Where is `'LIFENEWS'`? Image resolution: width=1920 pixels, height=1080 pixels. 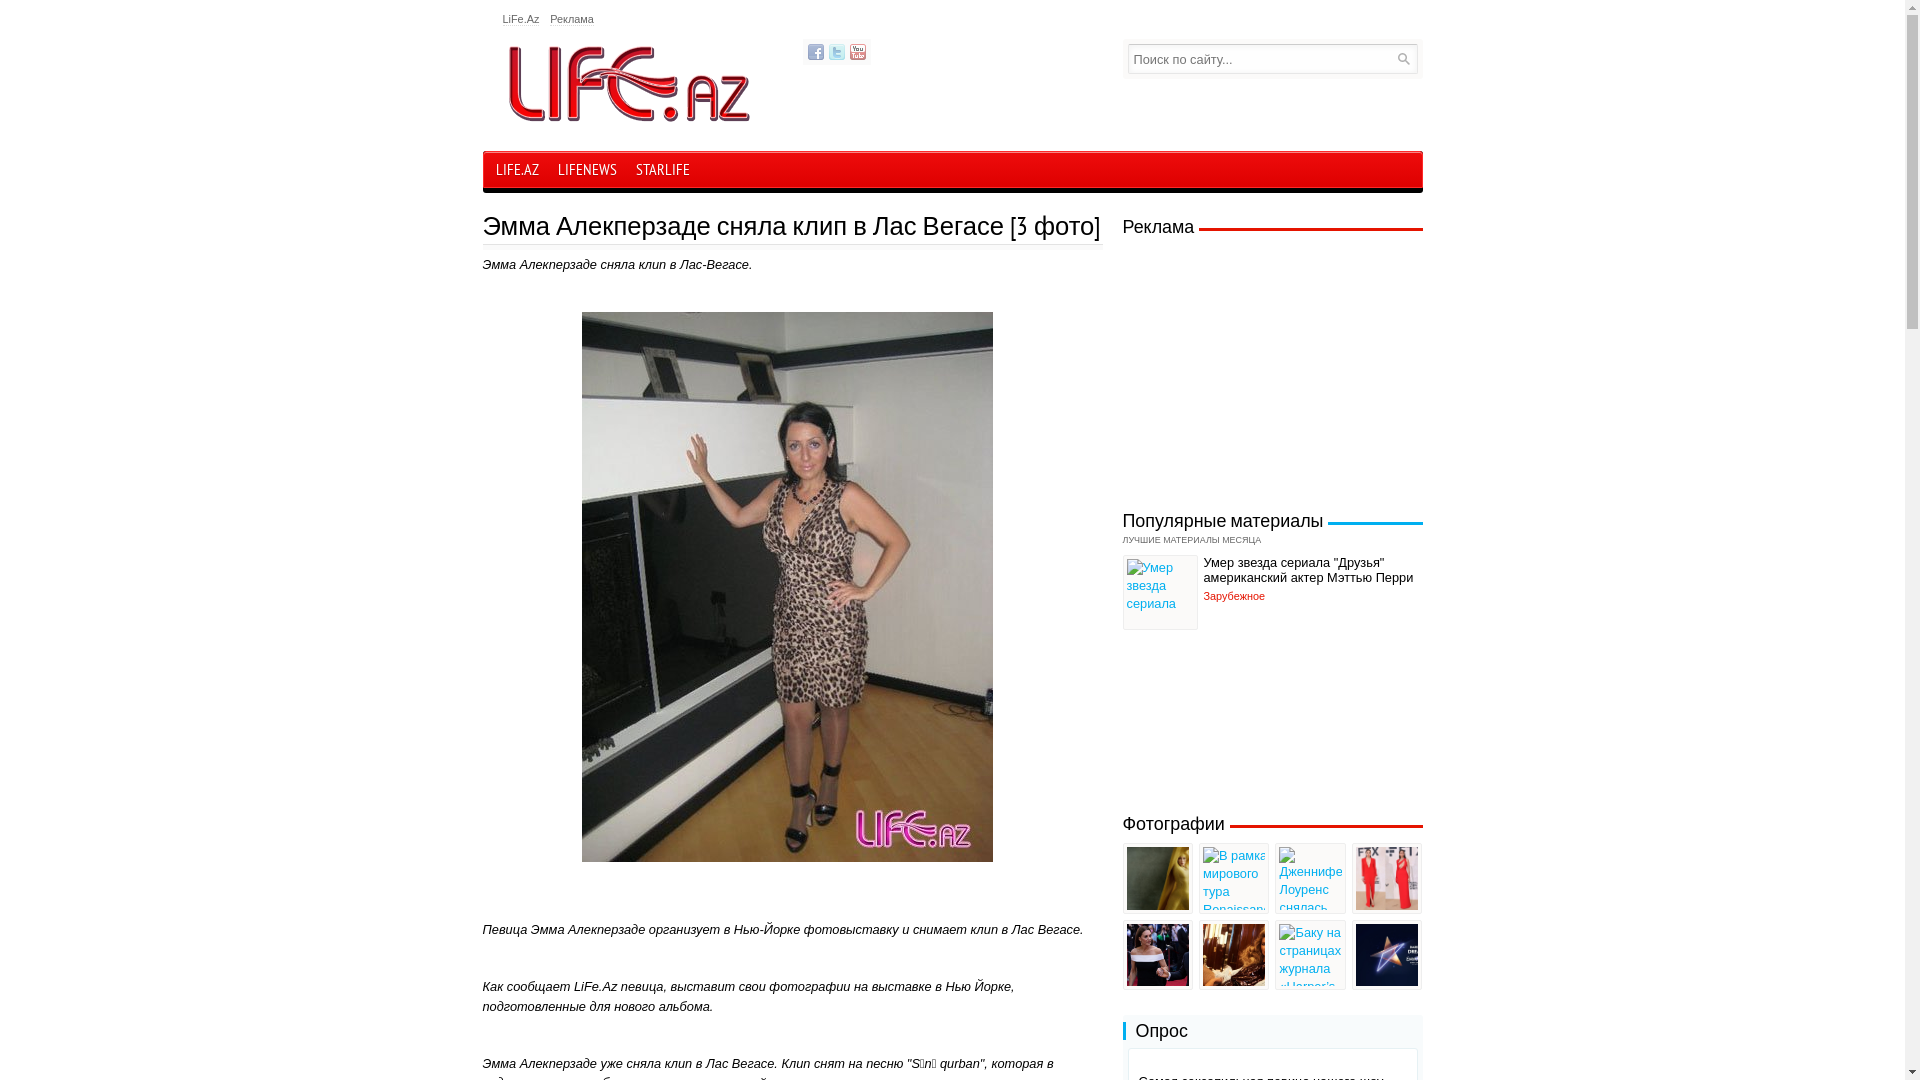 'LIFENEWS' is located at coordinates (585, 171).